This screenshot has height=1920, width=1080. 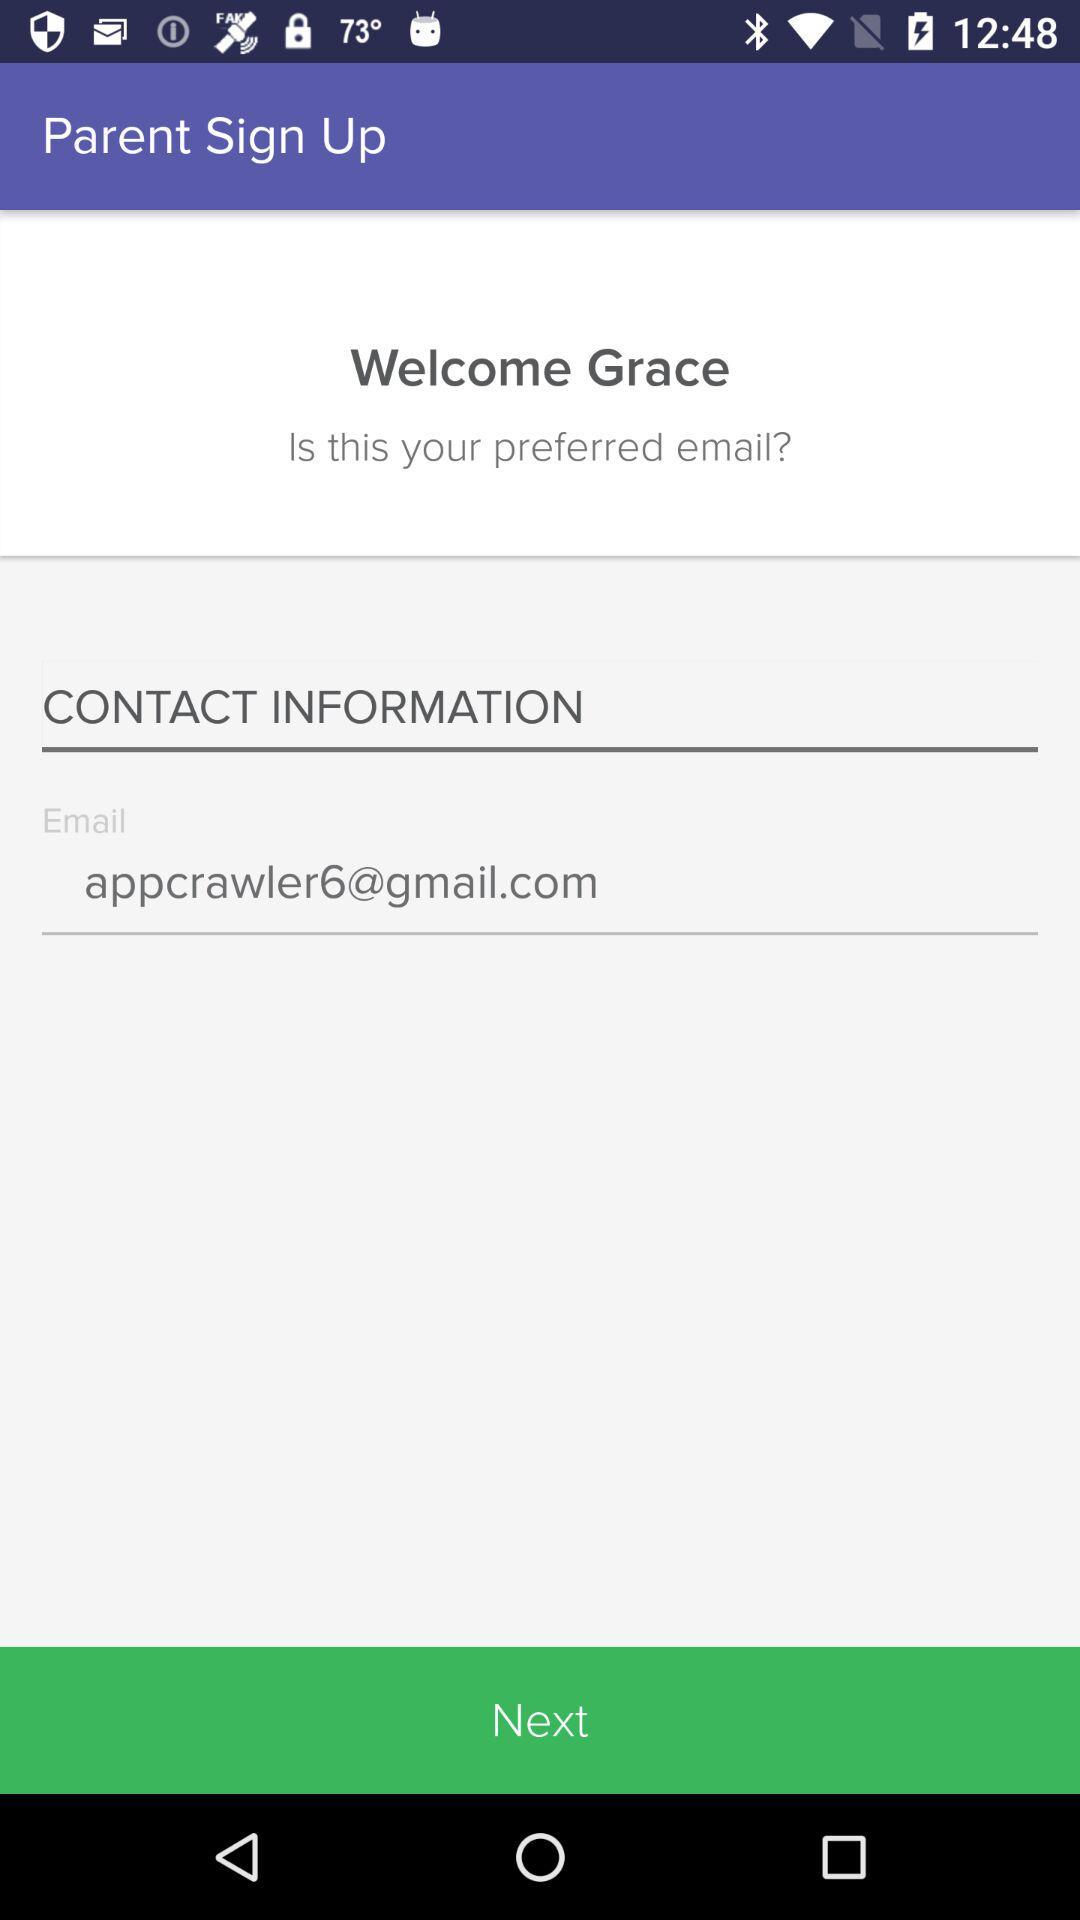 I want to click on appcrawler6@gmail.com item, so click(x=540, y=895).